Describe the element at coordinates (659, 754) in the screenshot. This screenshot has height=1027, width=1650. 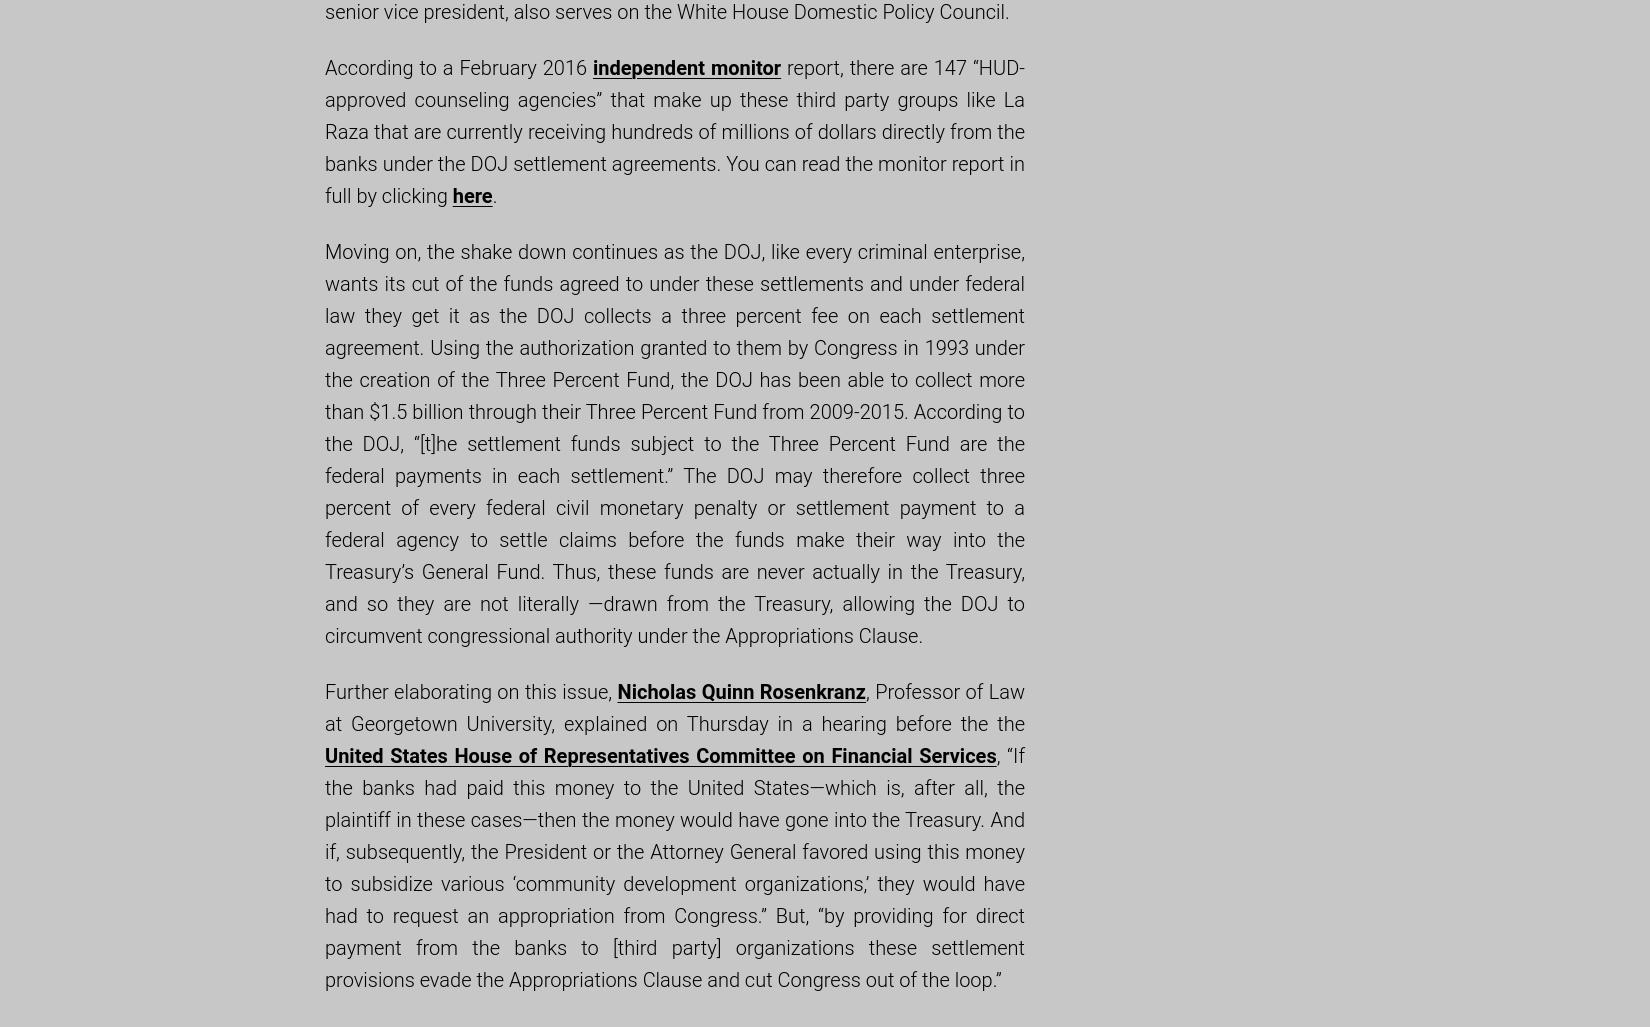
I see `'United States House of Representatives Committee on Financial Services'` at that location.